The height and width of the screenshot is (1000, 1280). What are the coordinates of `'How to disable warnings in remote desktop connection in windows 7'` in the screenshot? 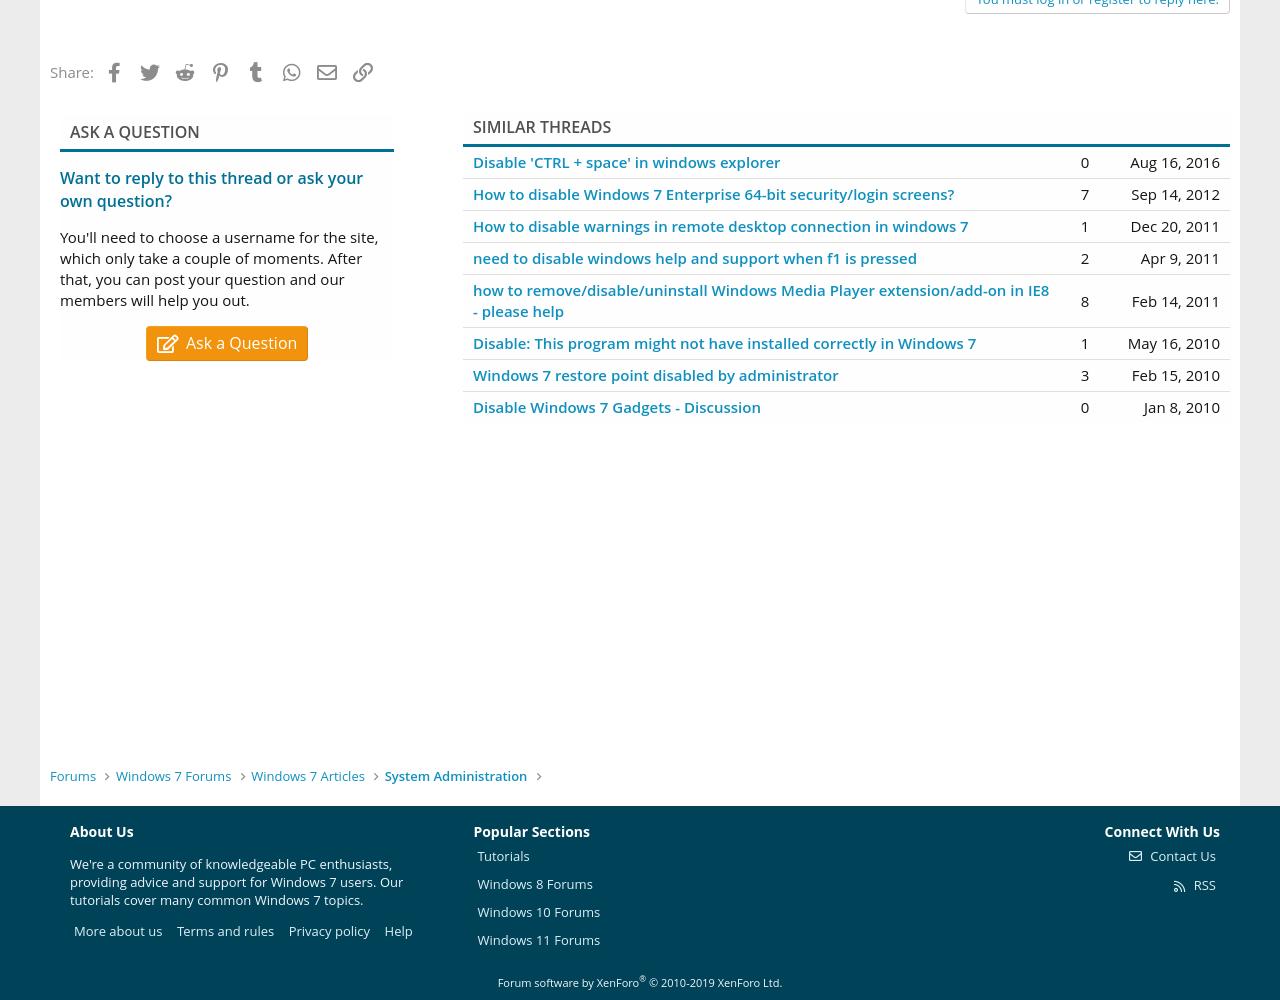 It's located at (720, 225).